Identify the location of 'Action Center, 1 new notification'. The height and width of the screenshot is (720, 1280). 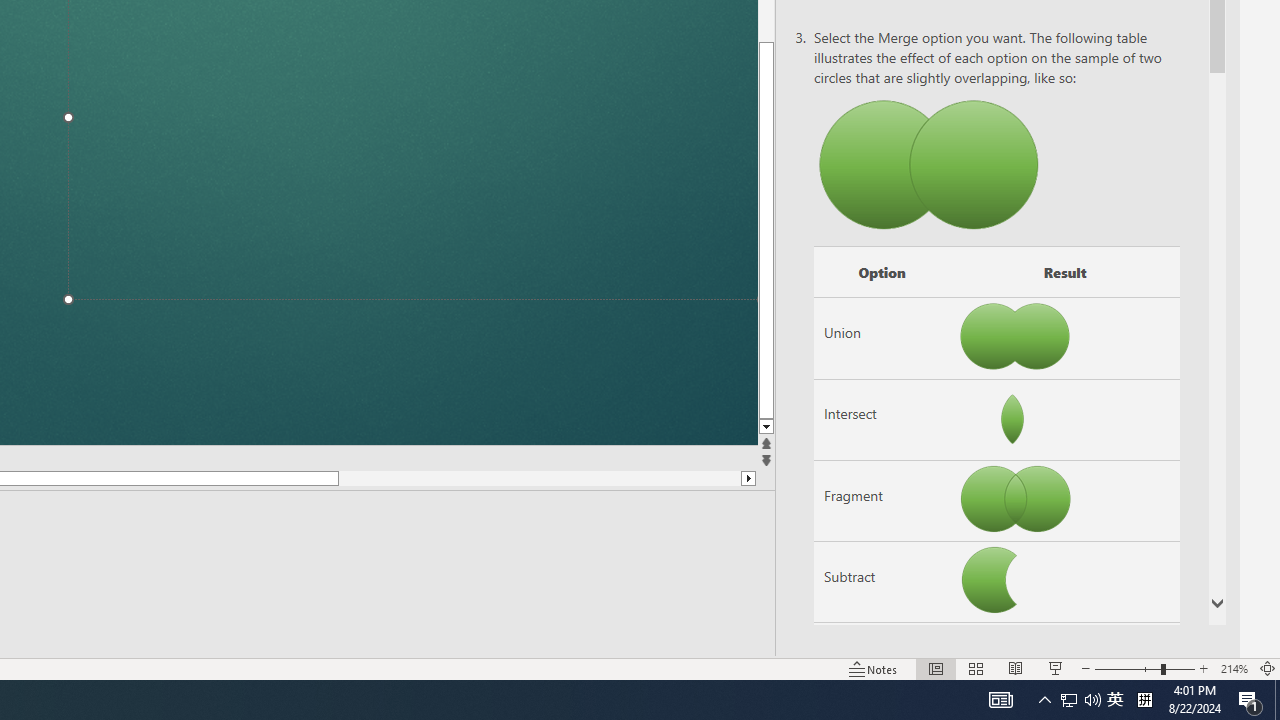
(1250, 698).